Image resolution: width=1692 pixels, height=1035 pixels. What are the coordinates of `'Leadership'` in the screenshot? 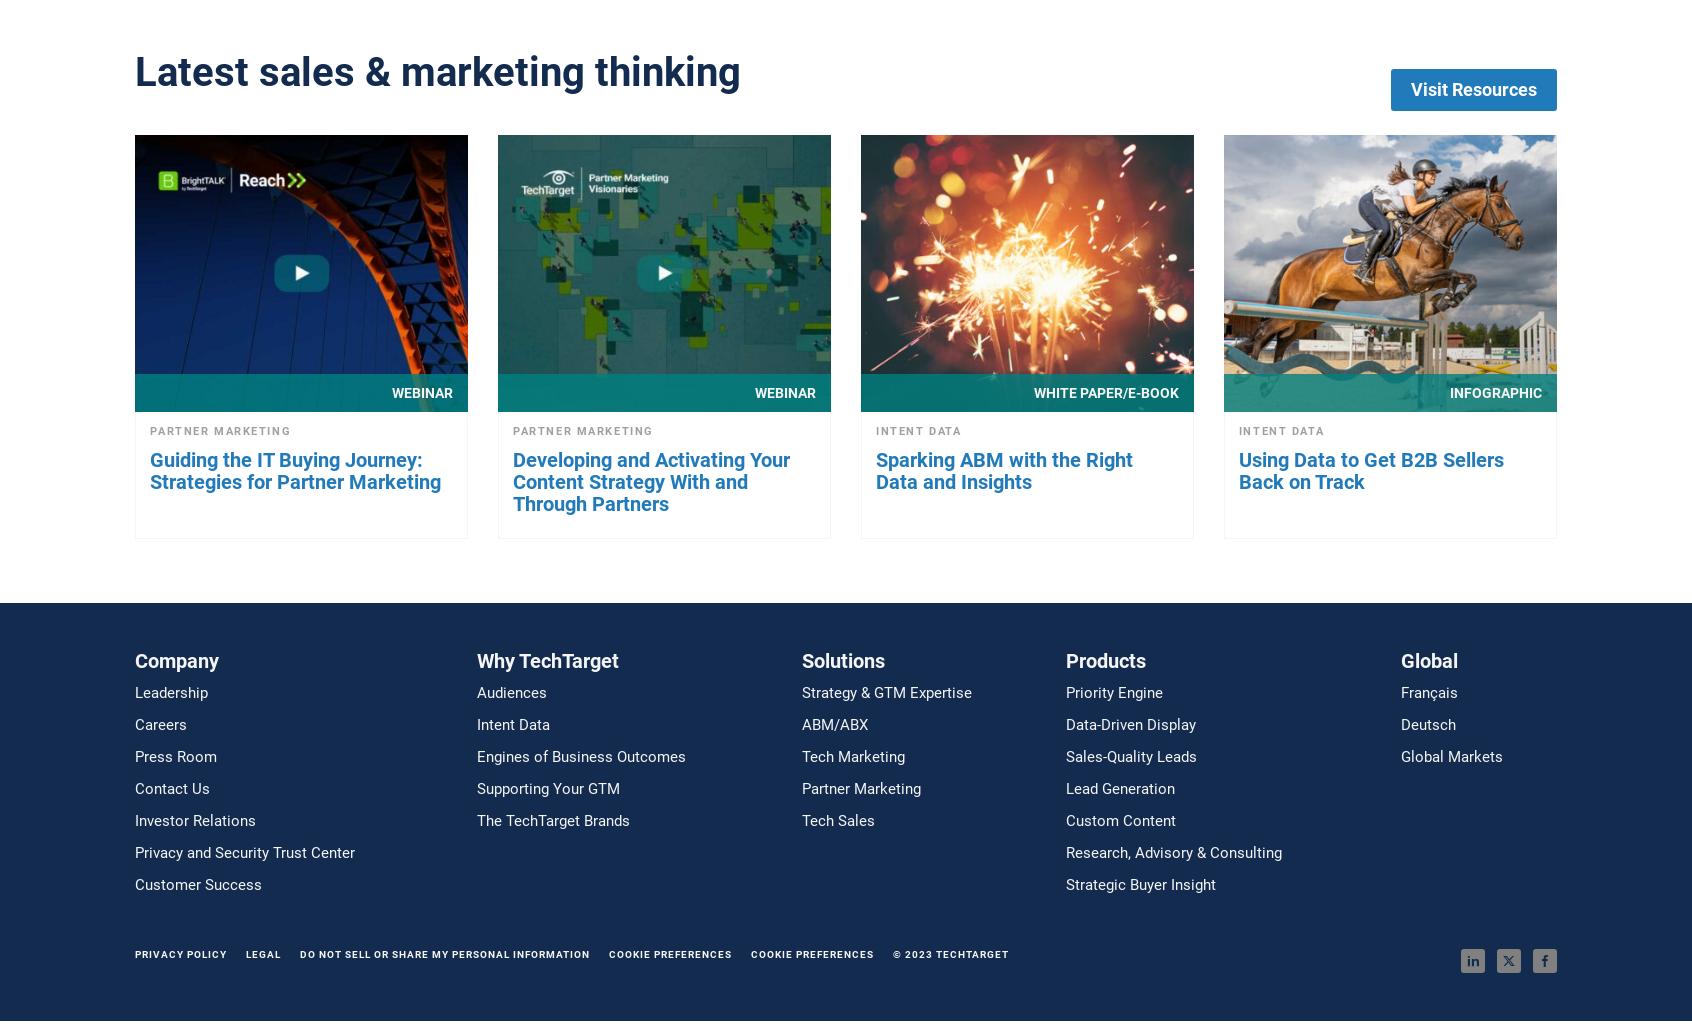 It's located at (170, 691).